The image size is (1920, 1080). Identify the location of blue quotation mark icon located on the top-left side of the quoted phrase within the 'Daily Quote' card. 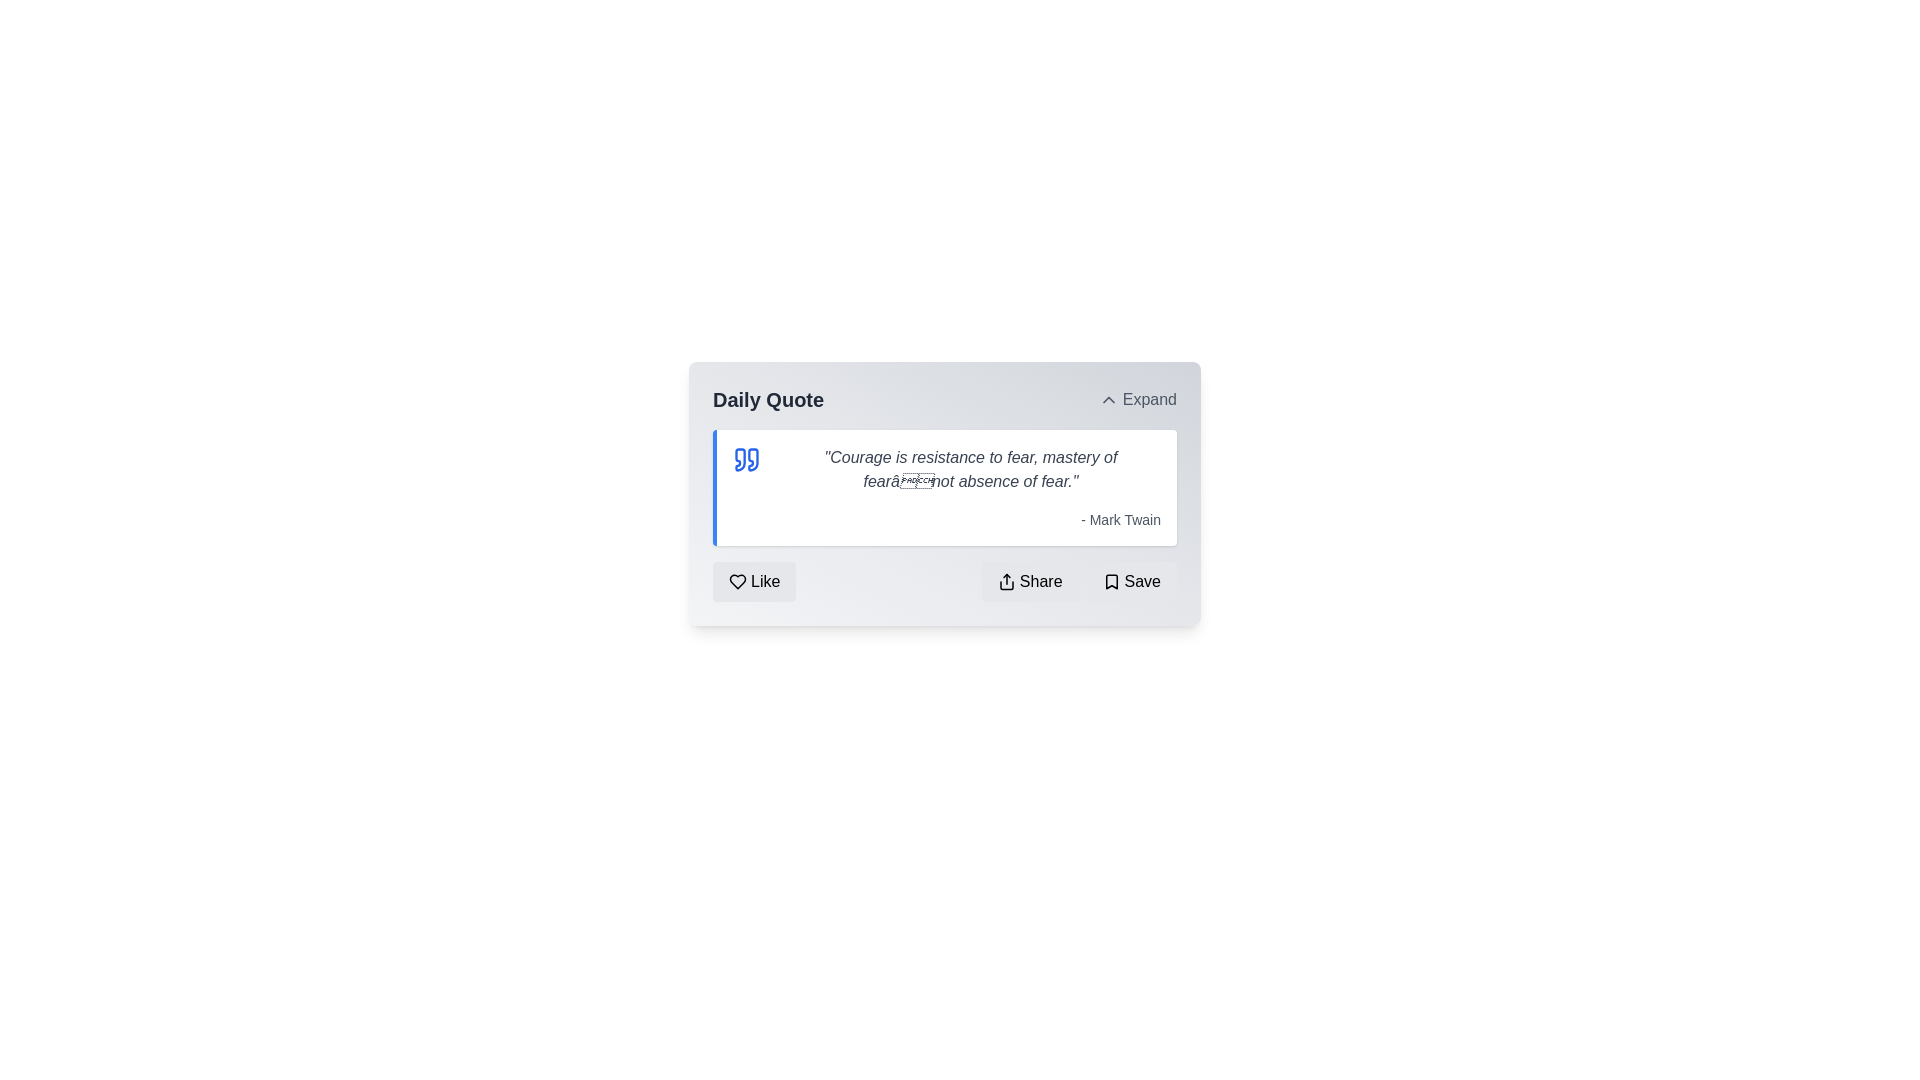
(746, 459).